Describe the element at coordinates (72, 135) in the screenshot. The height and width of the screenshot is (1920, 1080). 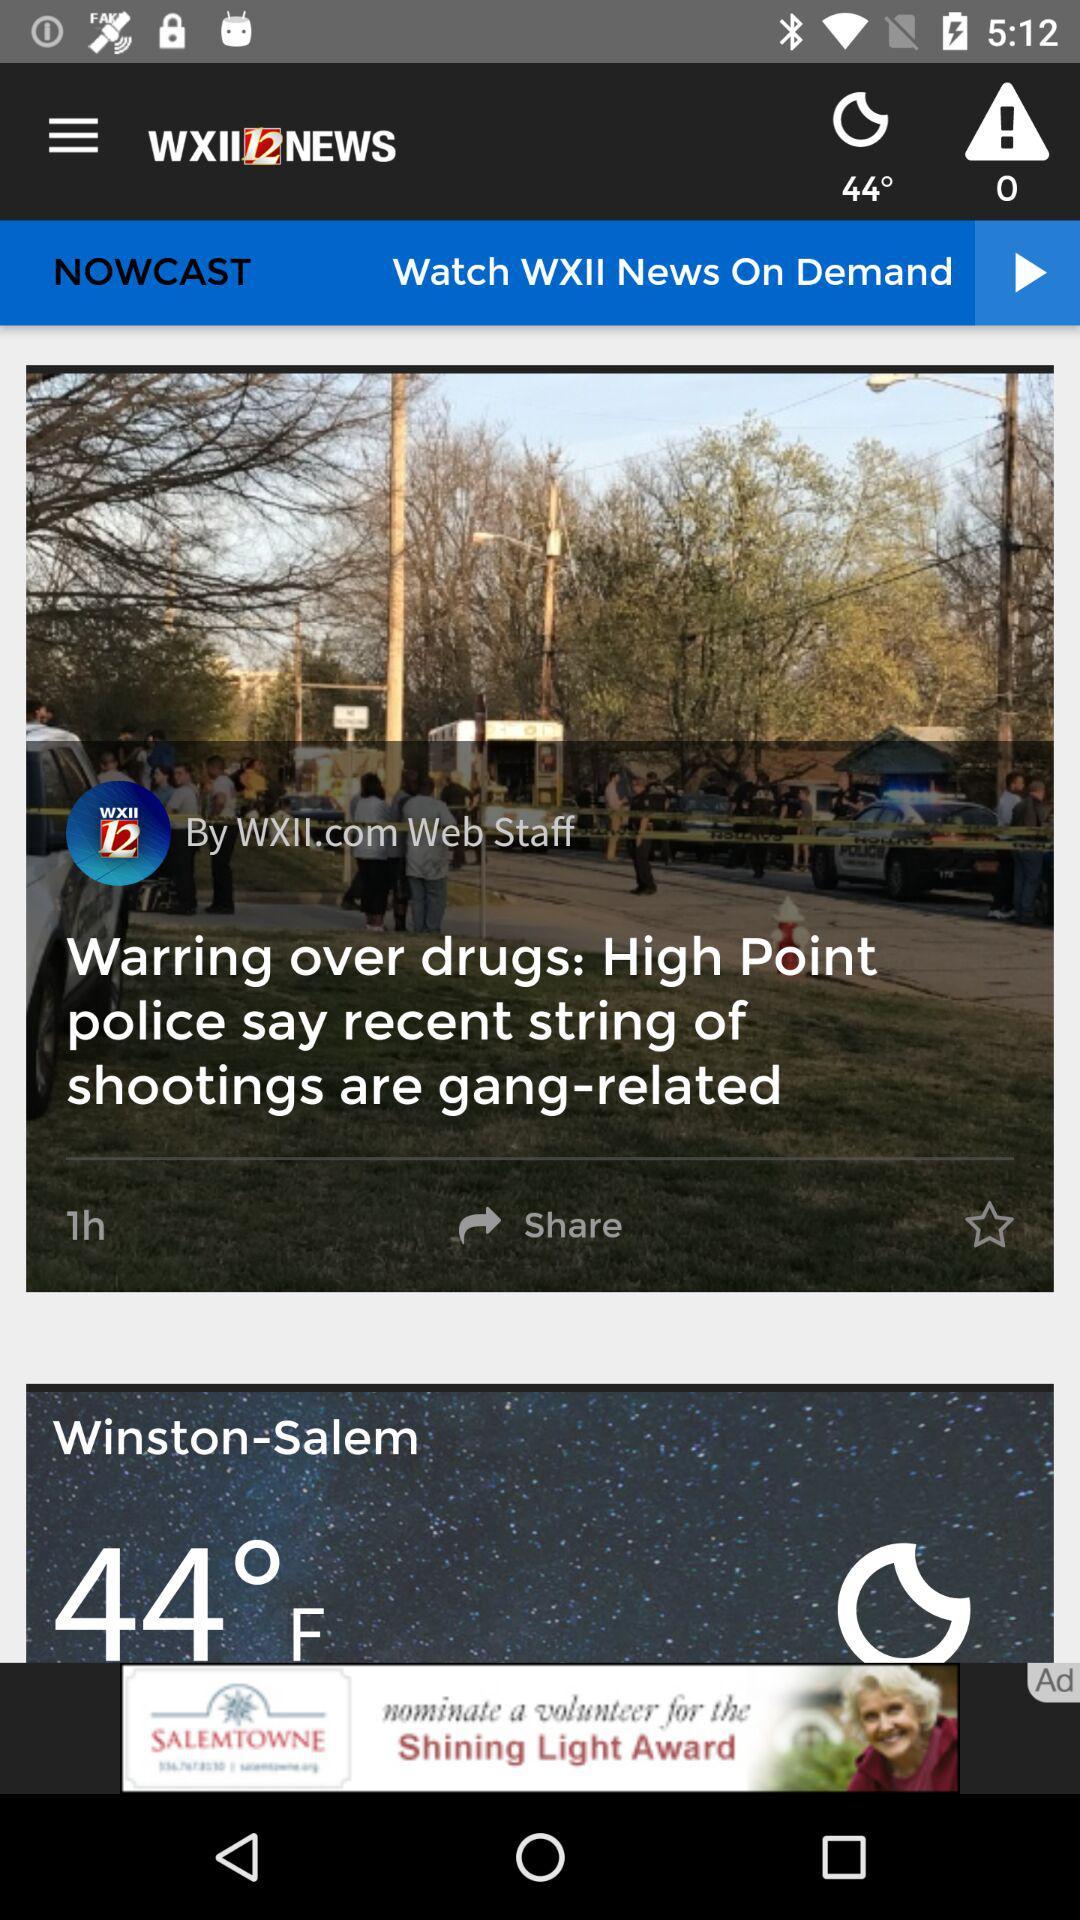
I see `the menu icon` at that location.